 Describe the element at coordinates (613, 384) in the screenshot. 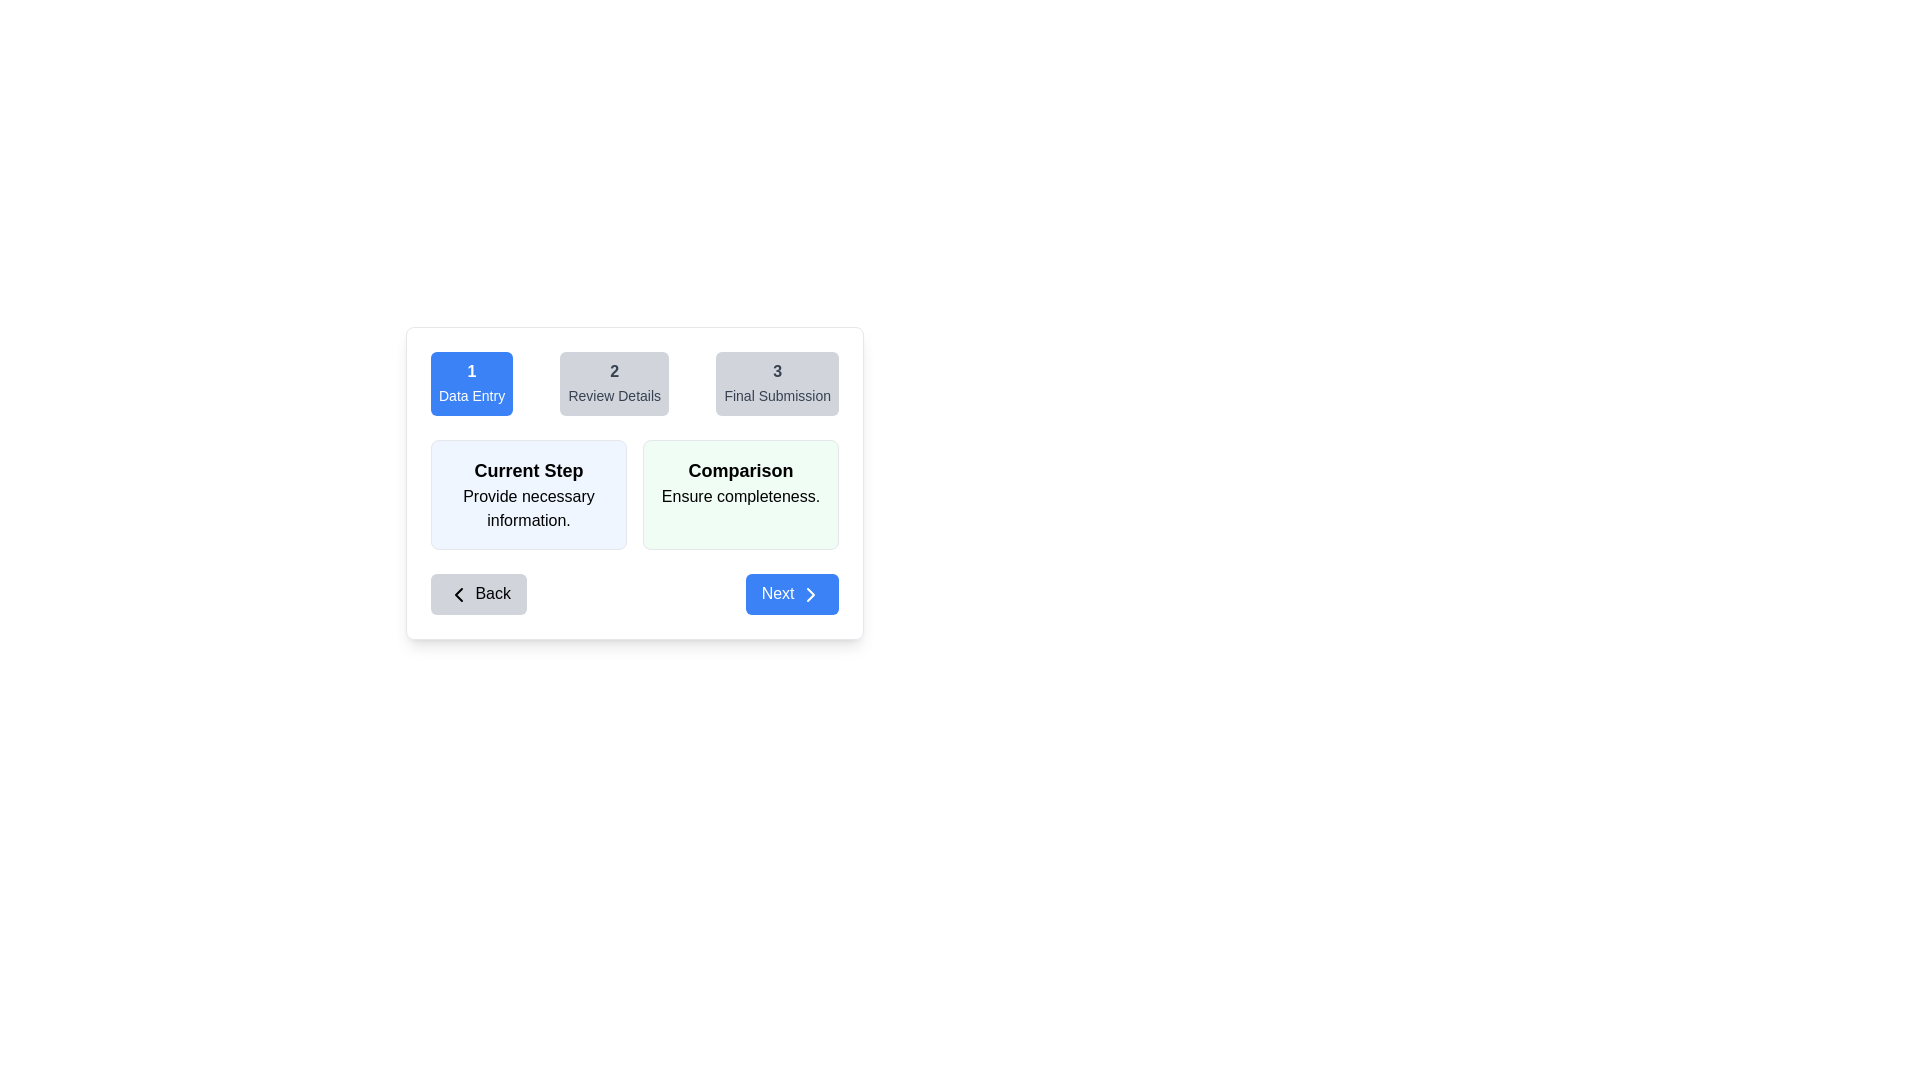

I see `the static informational component indicating step 2, which has a light gray background and displays '2' and 'Review Details' text` at that location.